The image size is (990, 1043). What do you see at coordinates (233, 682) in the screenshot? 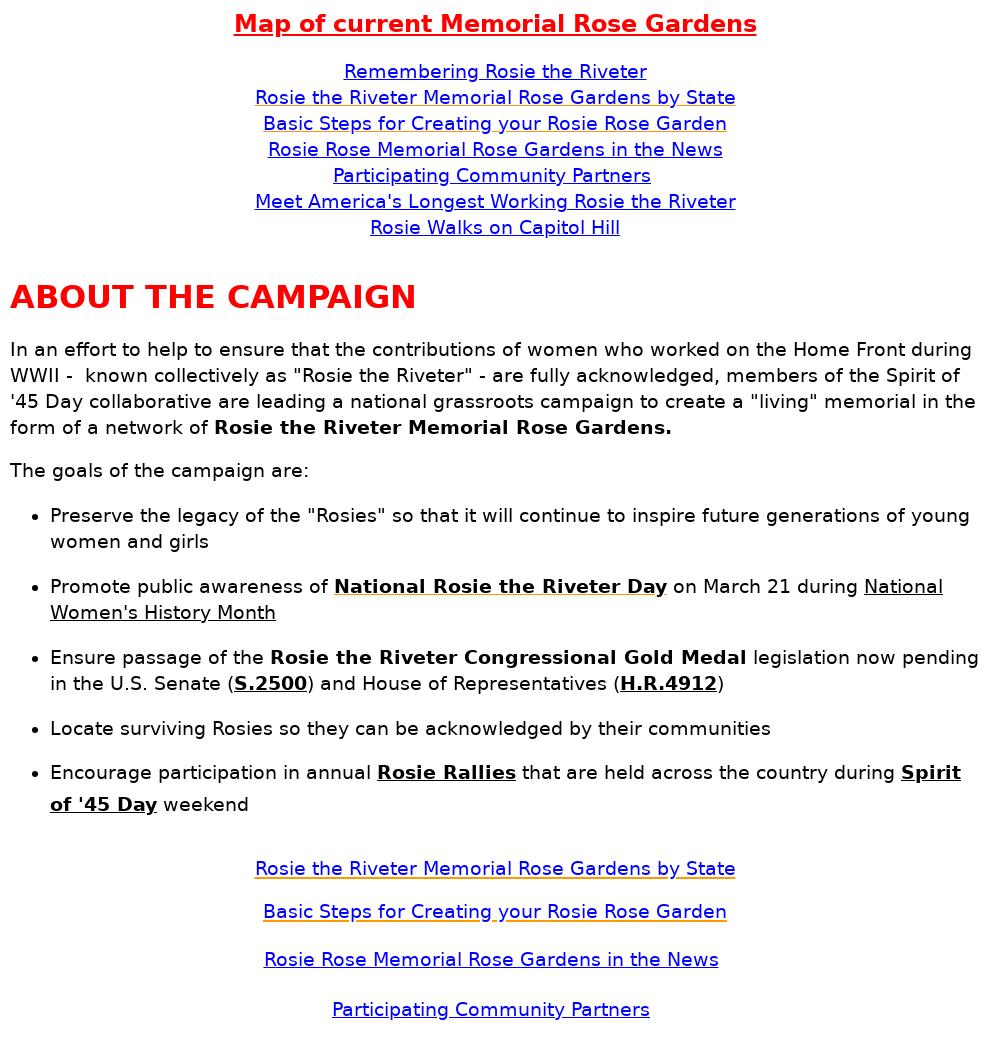
I see `'S.2500'` at bounding box center [233, 682].